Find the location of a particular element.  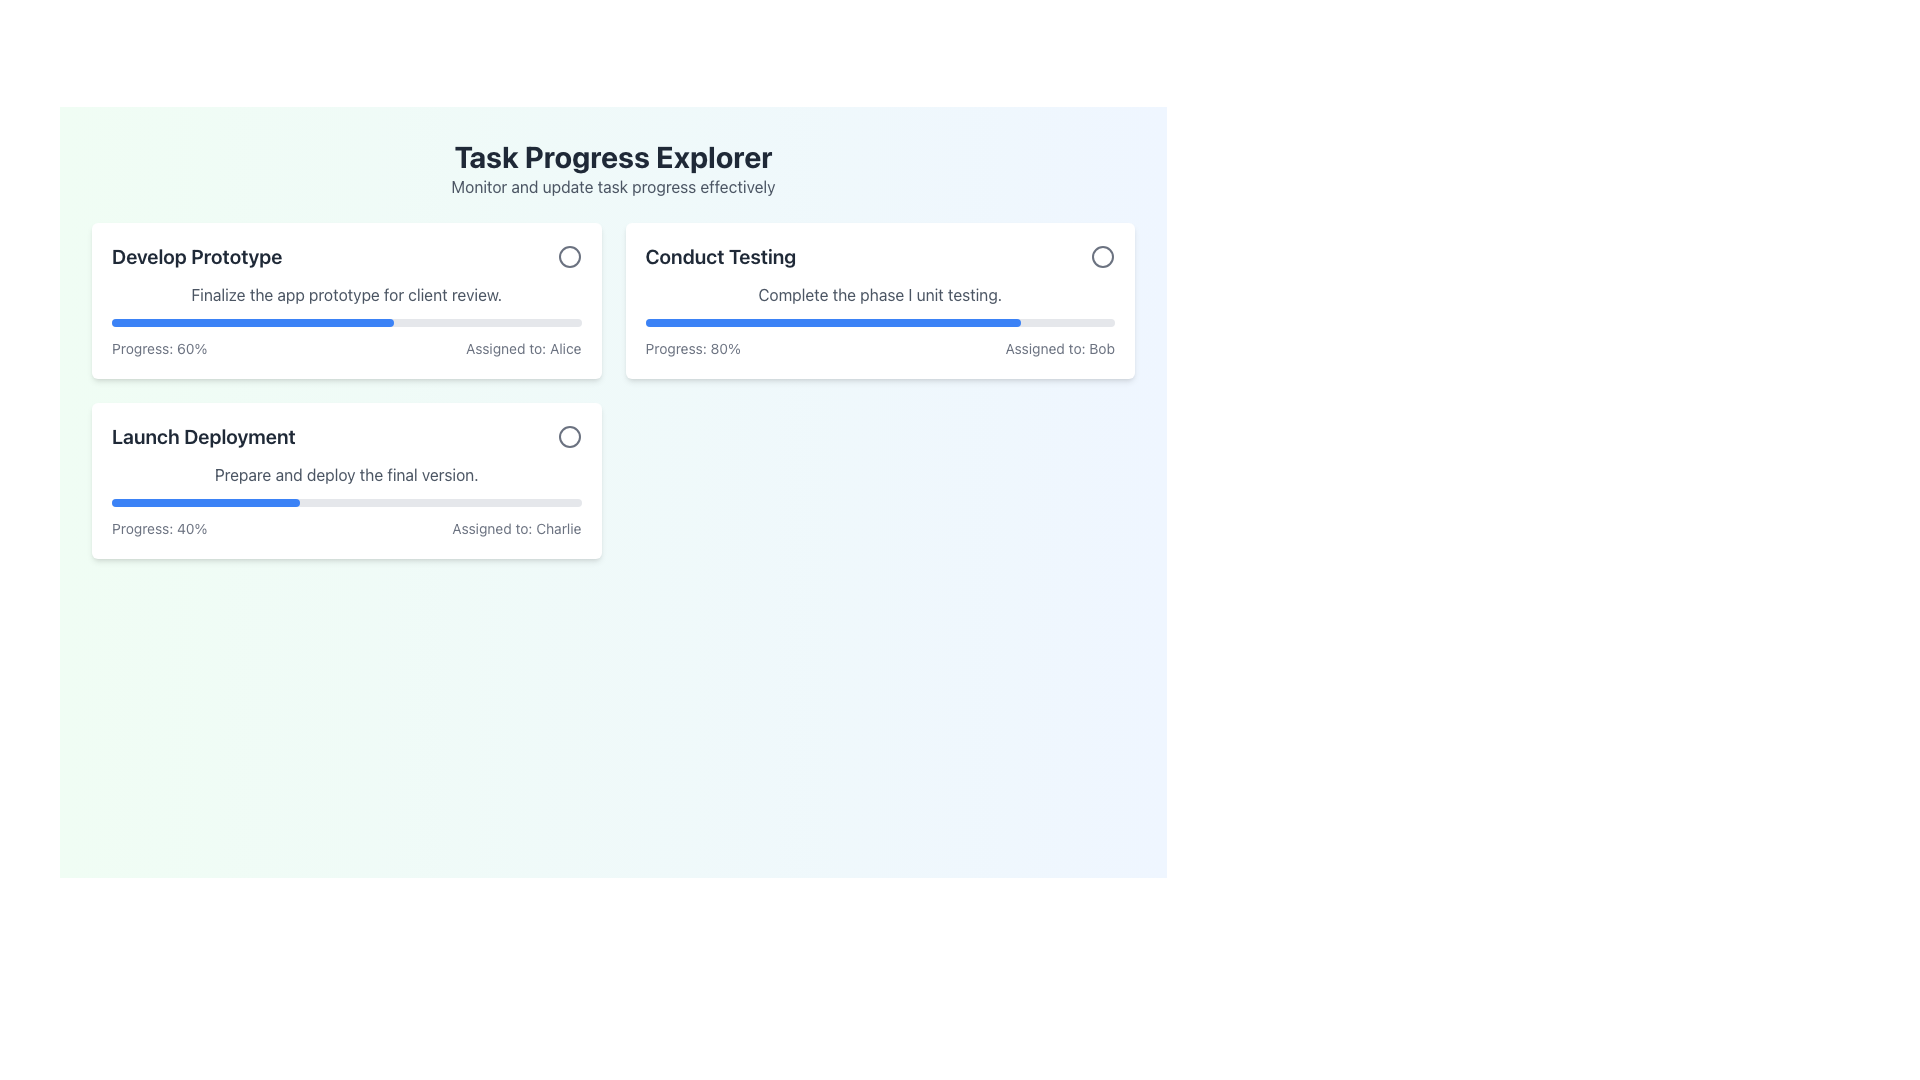

the progress tracker card for the task 'Launch Deployment', located in the bottom-left segment of the grid layout is located at coordinates (346, 481).